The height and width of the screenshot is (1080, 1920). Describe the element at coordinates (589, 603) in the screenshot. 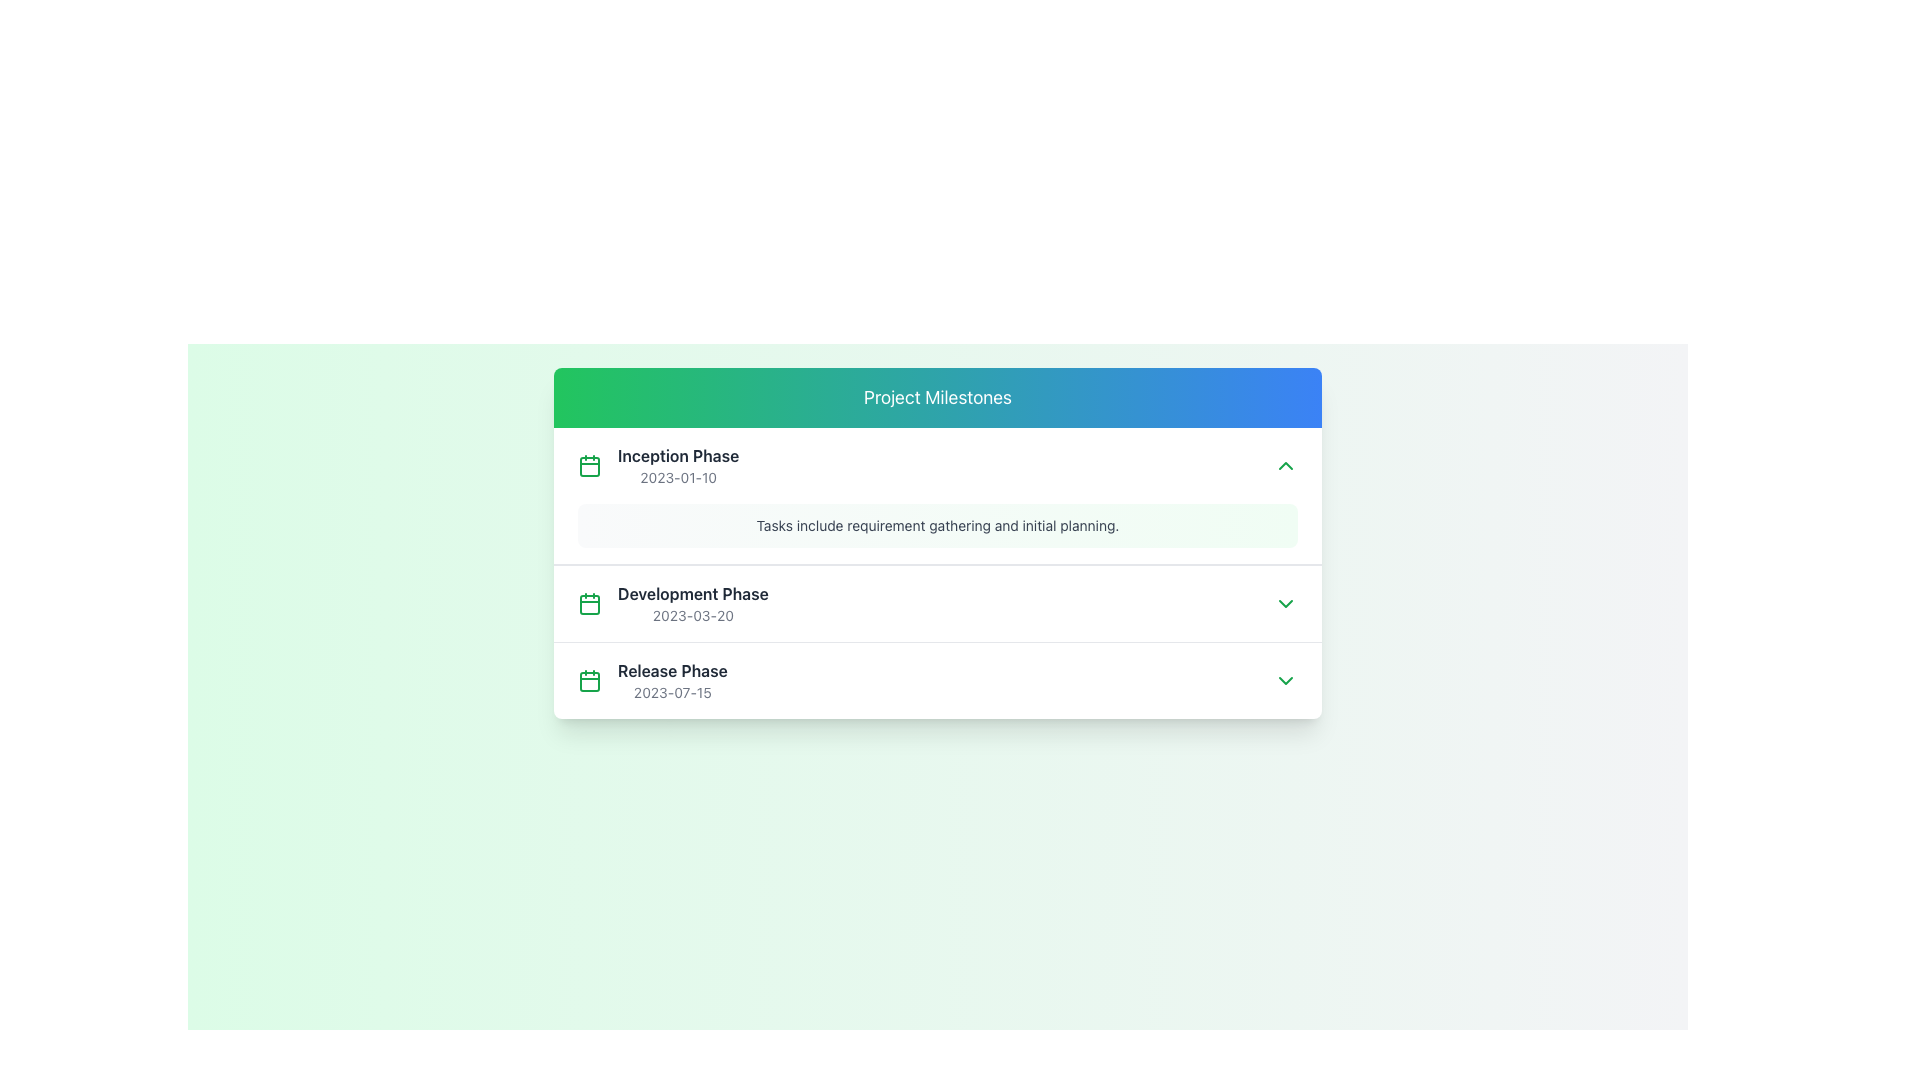

I see `the calendar icon representing the 'Development Phase' milestone, positioned at the start of its entry in the milestone list` at that location.